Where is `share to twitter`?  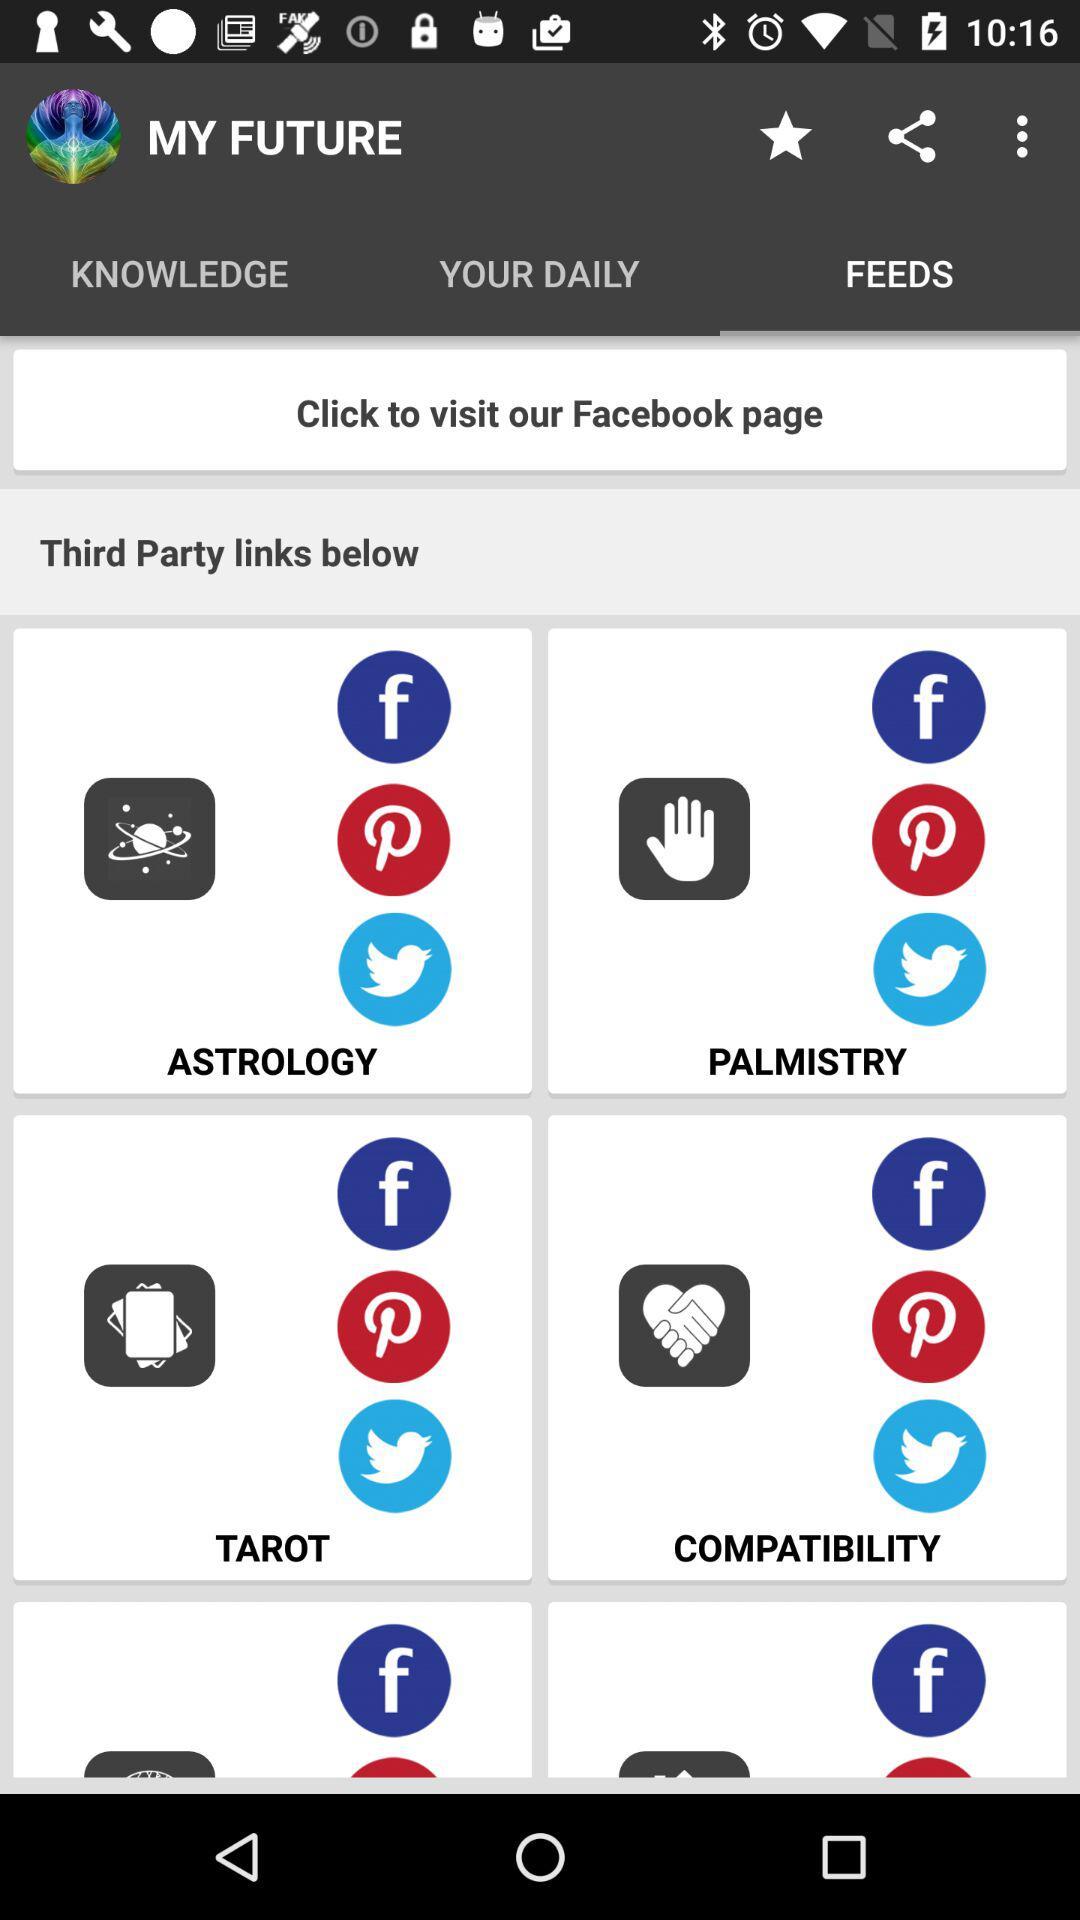
share to twitter is located at coordinates (394, 970).